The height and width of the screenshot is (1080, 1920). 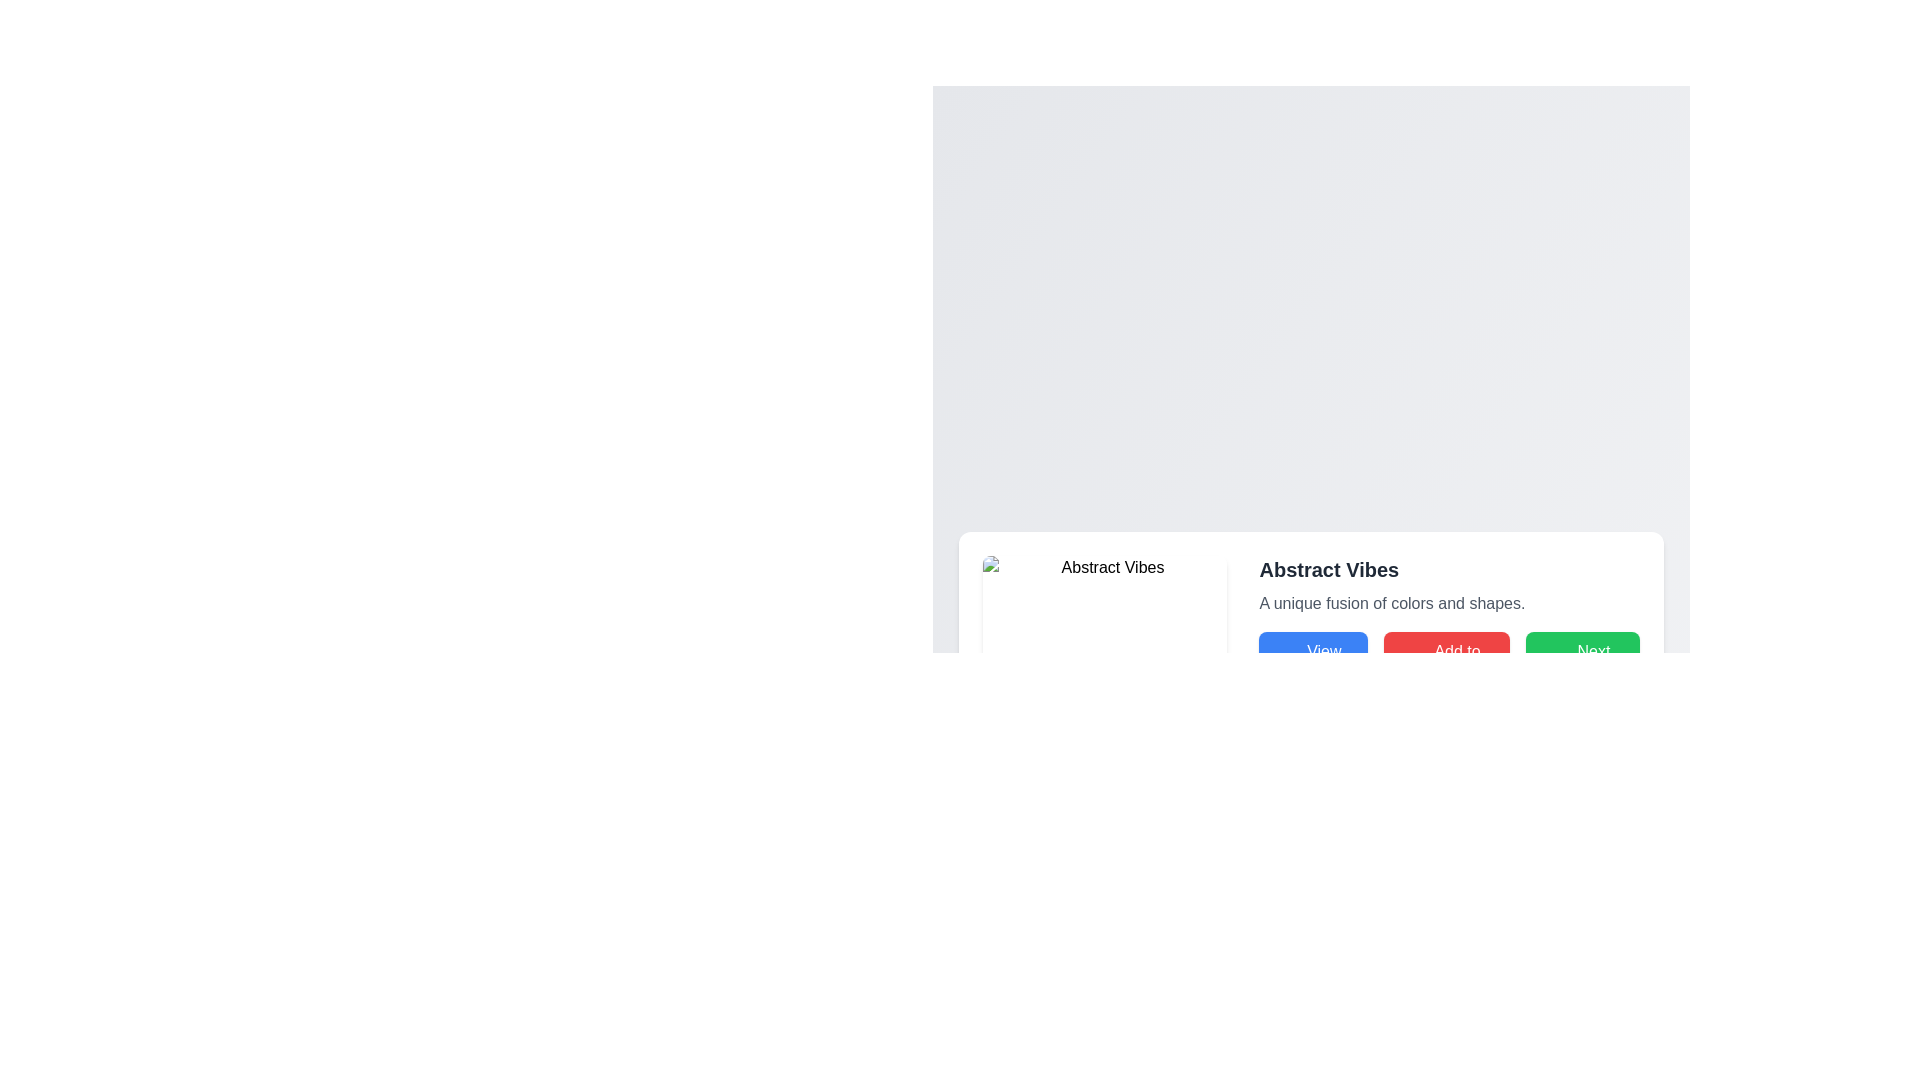 I want to click on the group of brightly colored buttons at the bottom of the 'Abstract Vibes' informational card, so click(x=1449, y=663).